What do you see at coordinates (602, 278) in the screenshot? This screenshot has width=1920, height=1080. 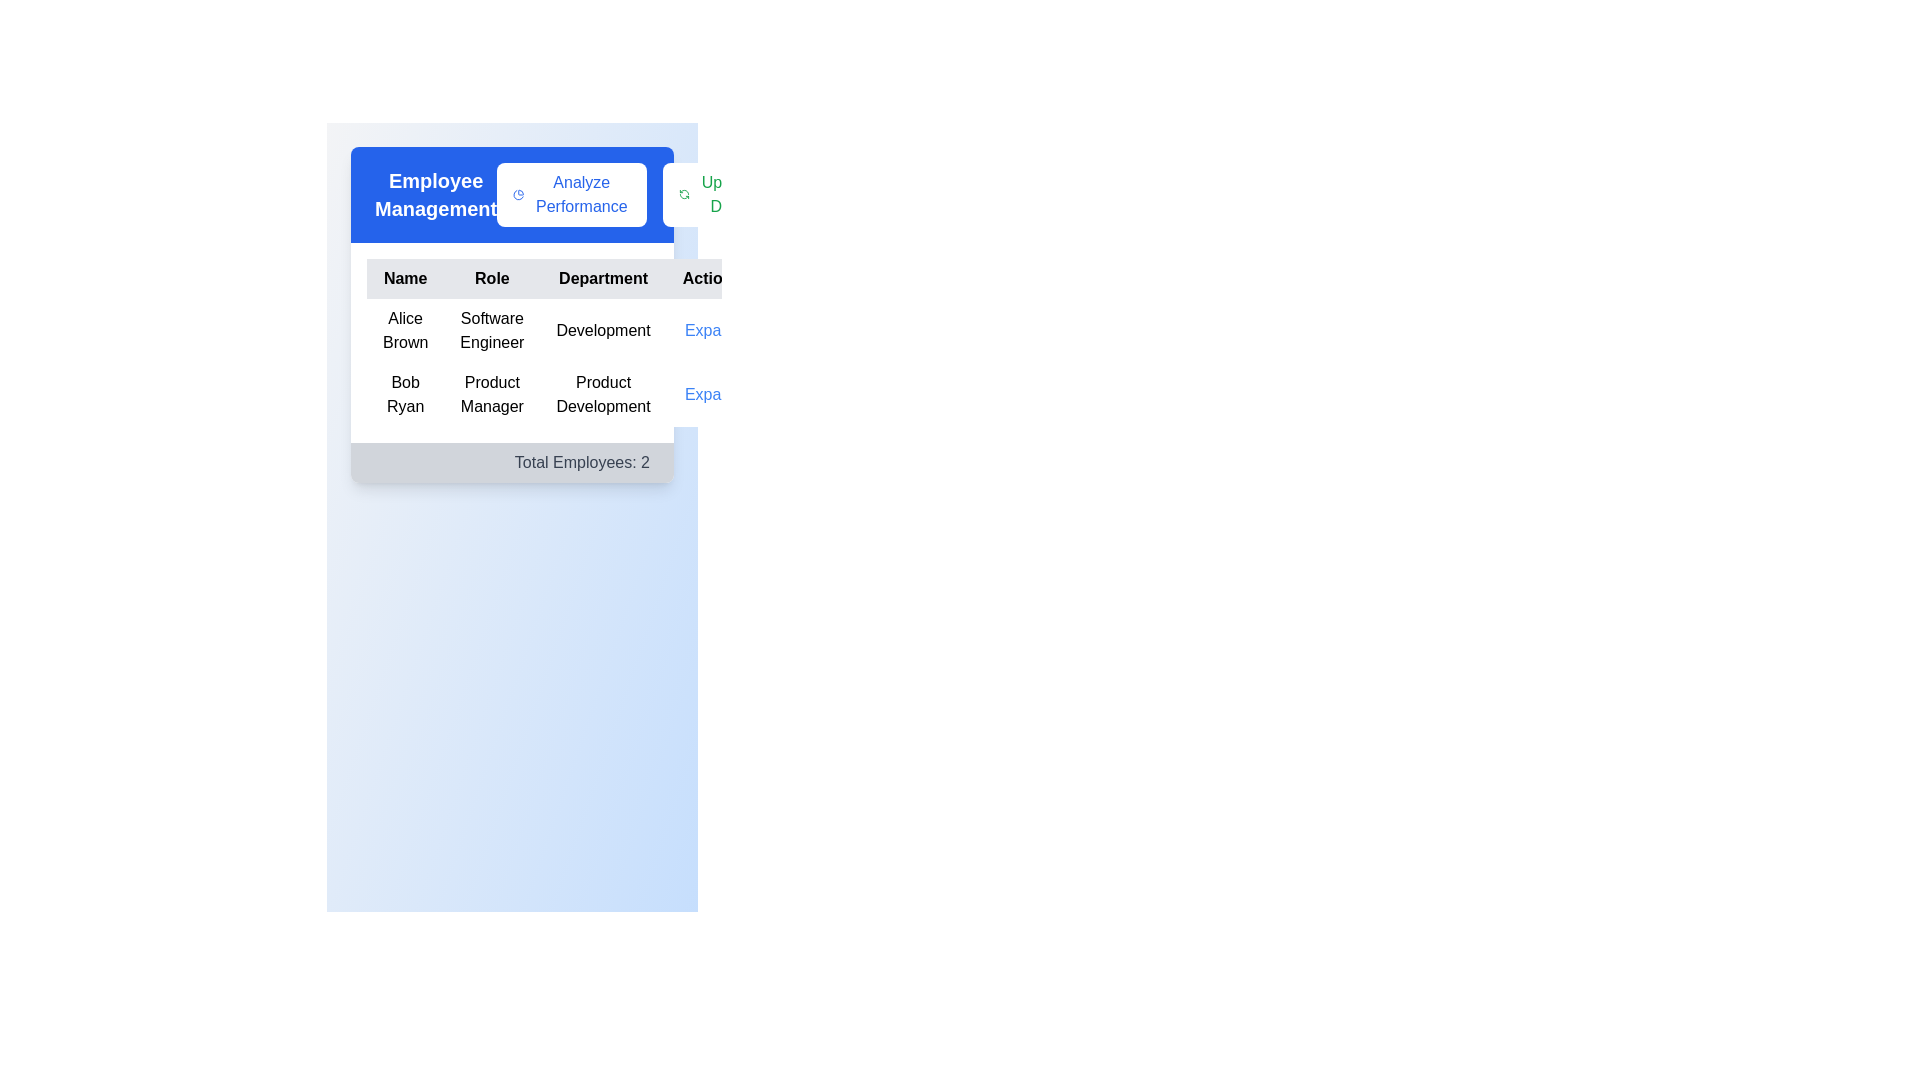 I see `the 'Department' header label in the table, which is the third column header located between 'Role' and 'Actions'` at bounding box center [602, 278].